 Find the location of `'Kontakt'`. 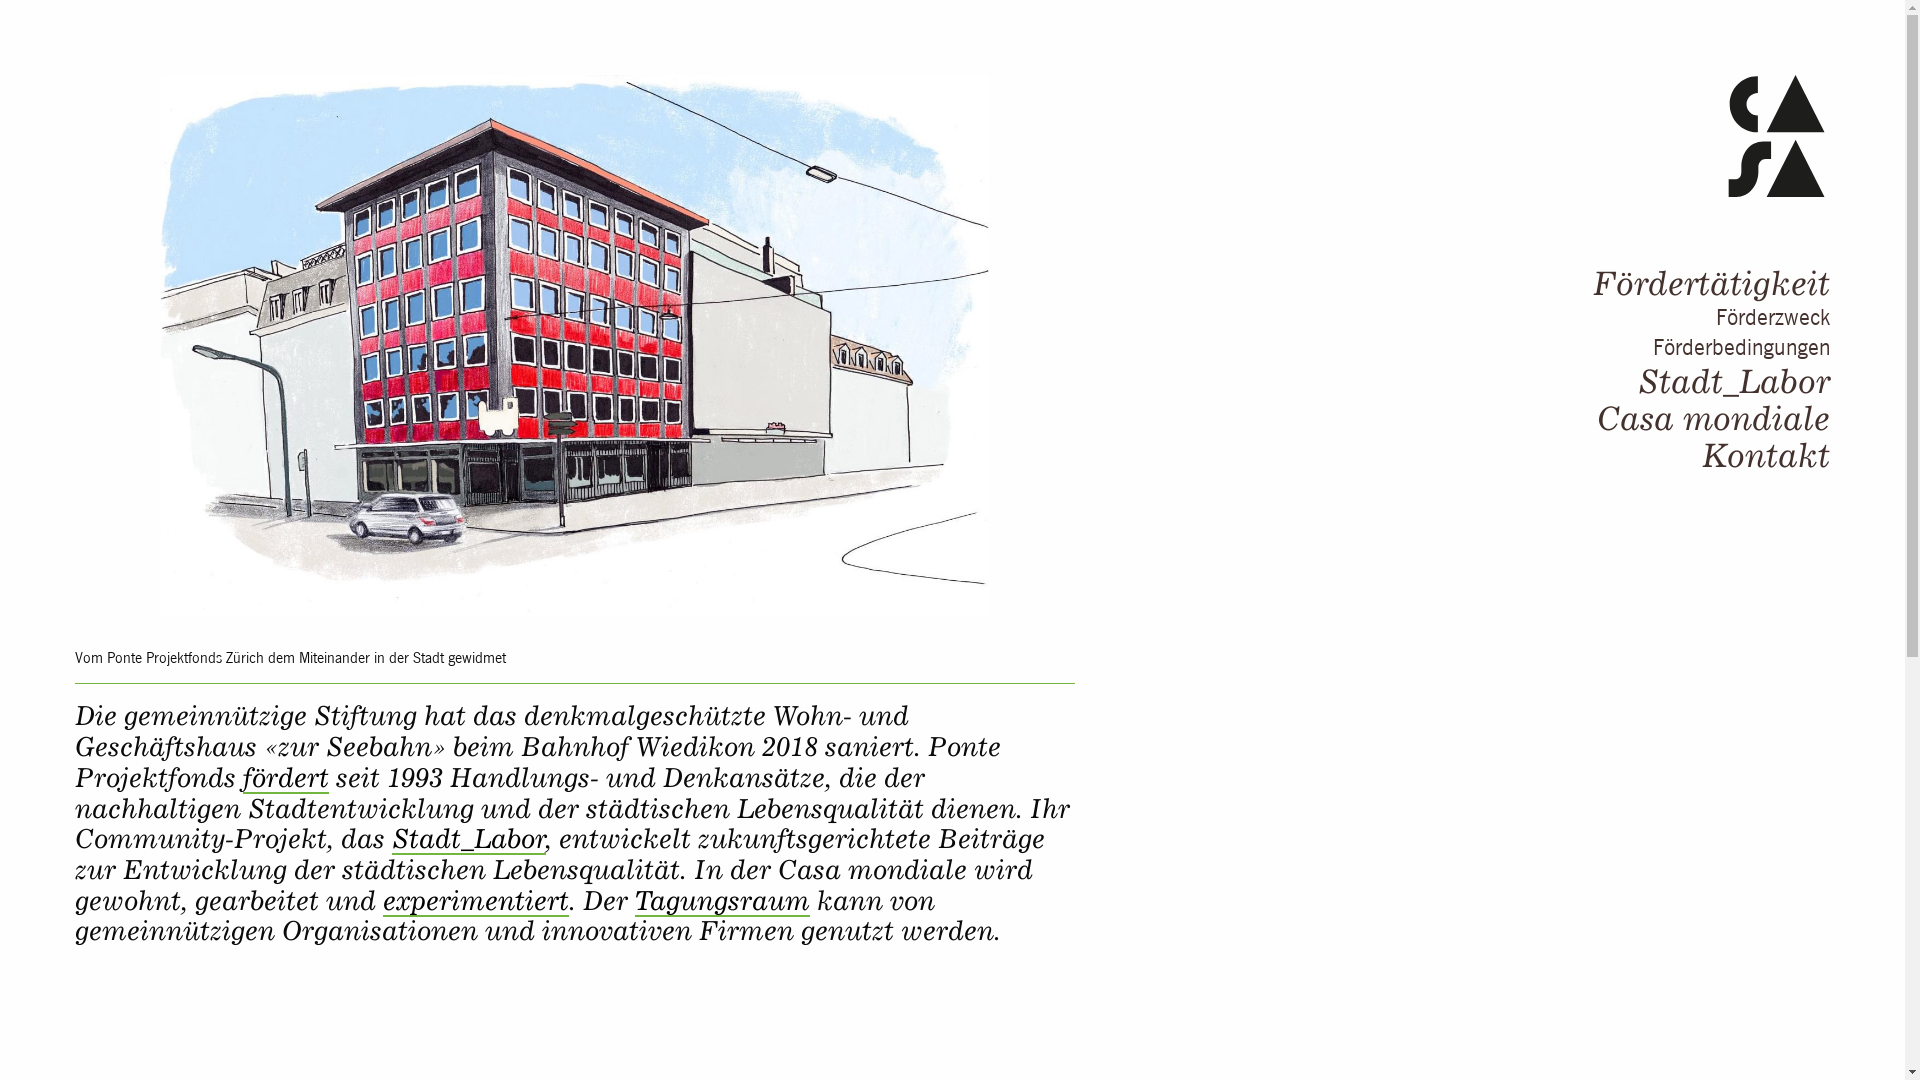

'Kontakt' is located at coordinates (1701, 455).